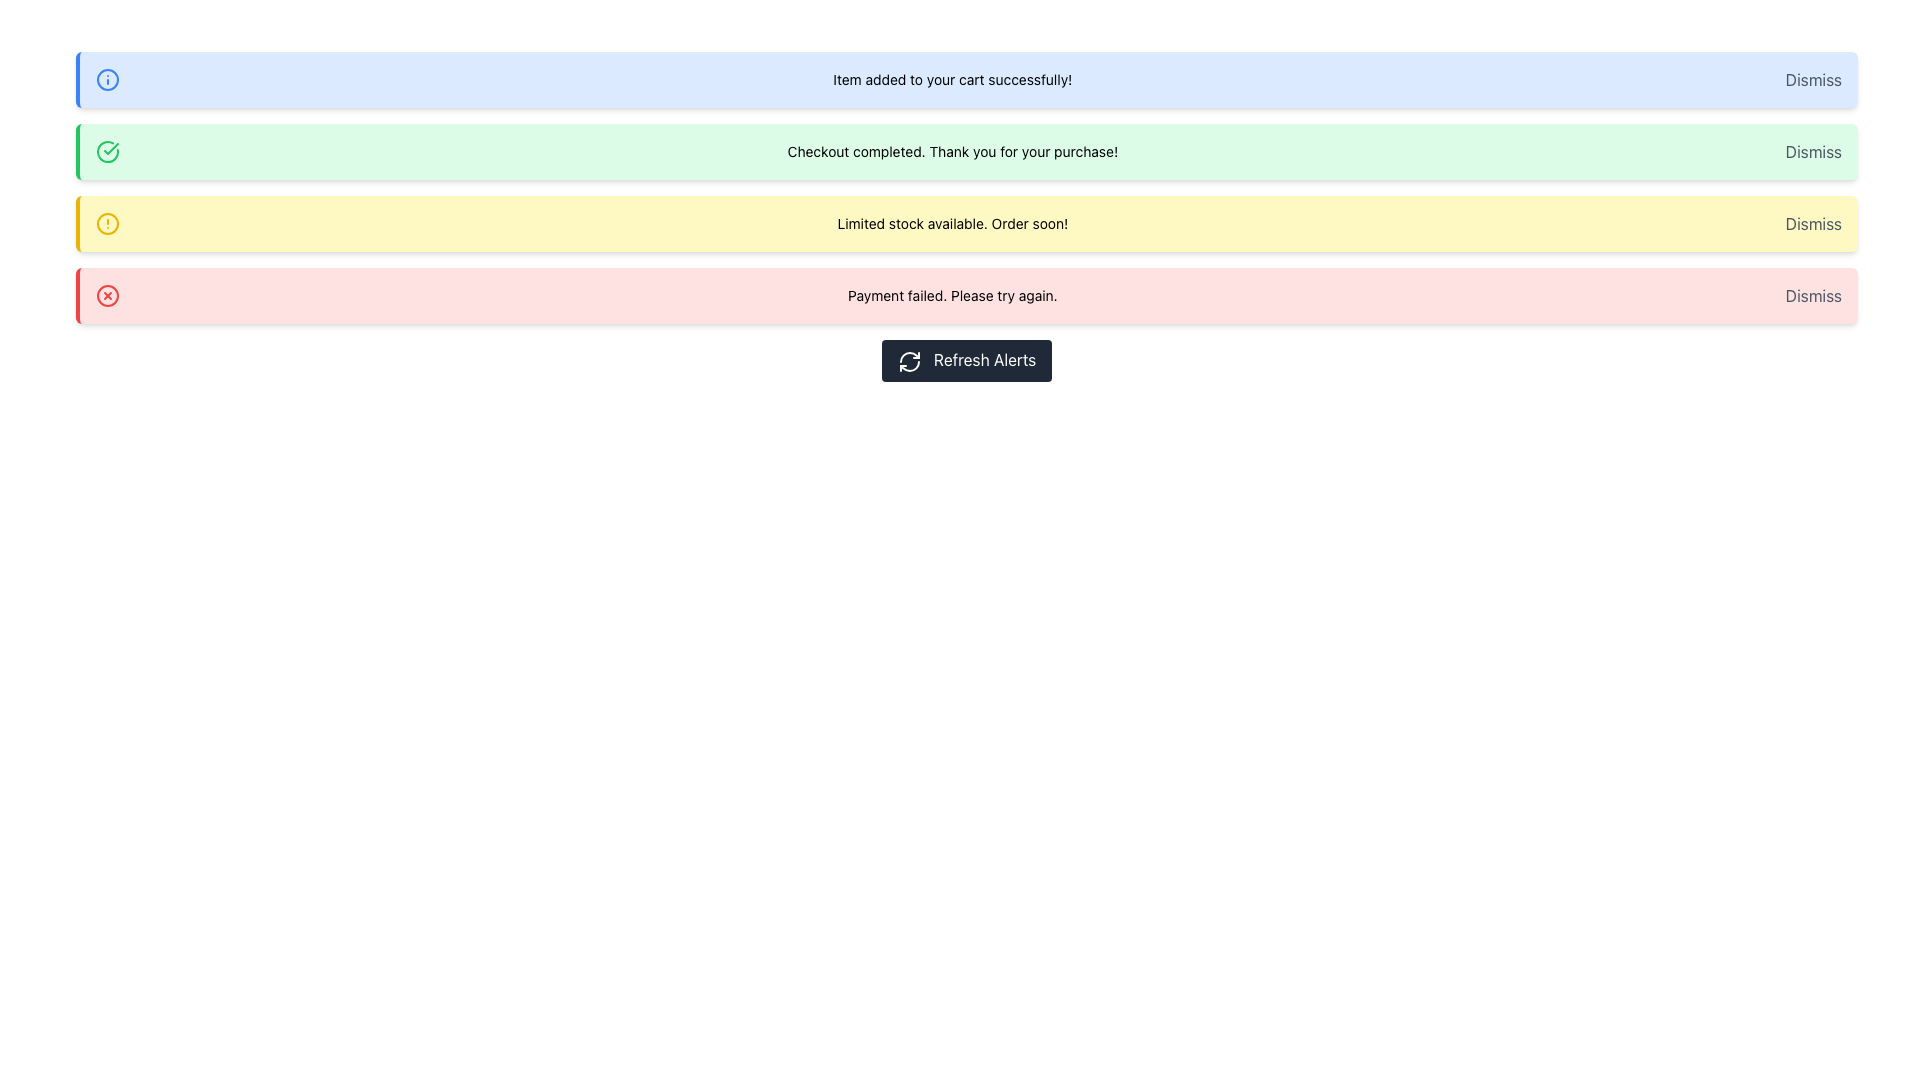 The width and height of the screenshot is (1920, 1080). Describe the element at coordinates (951, 296) in the screenshot. I see `the static text element that displays the message 'Payment failed. Please try again.' which is located within the fourth notification of a stack of alerts` at that location.